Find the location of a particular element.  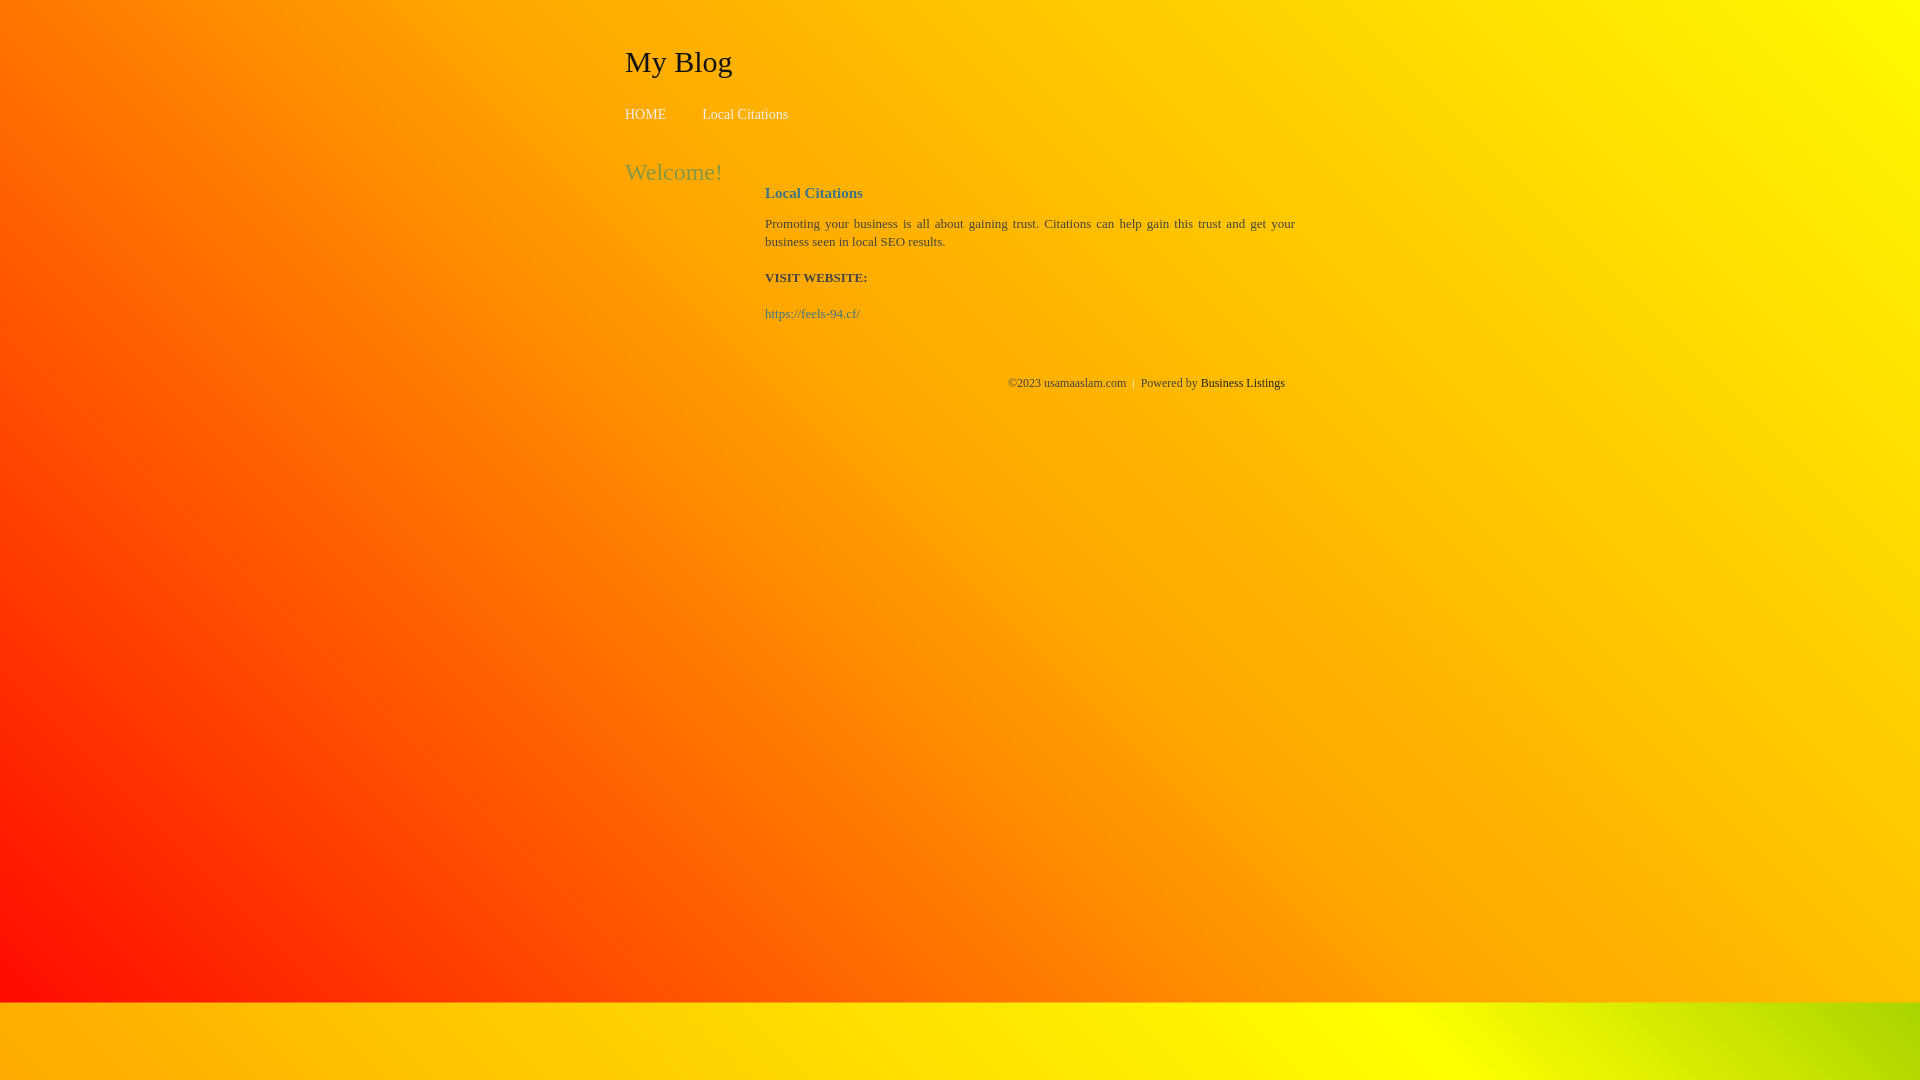

'Local Citations' is located at coordinates (743, 114).